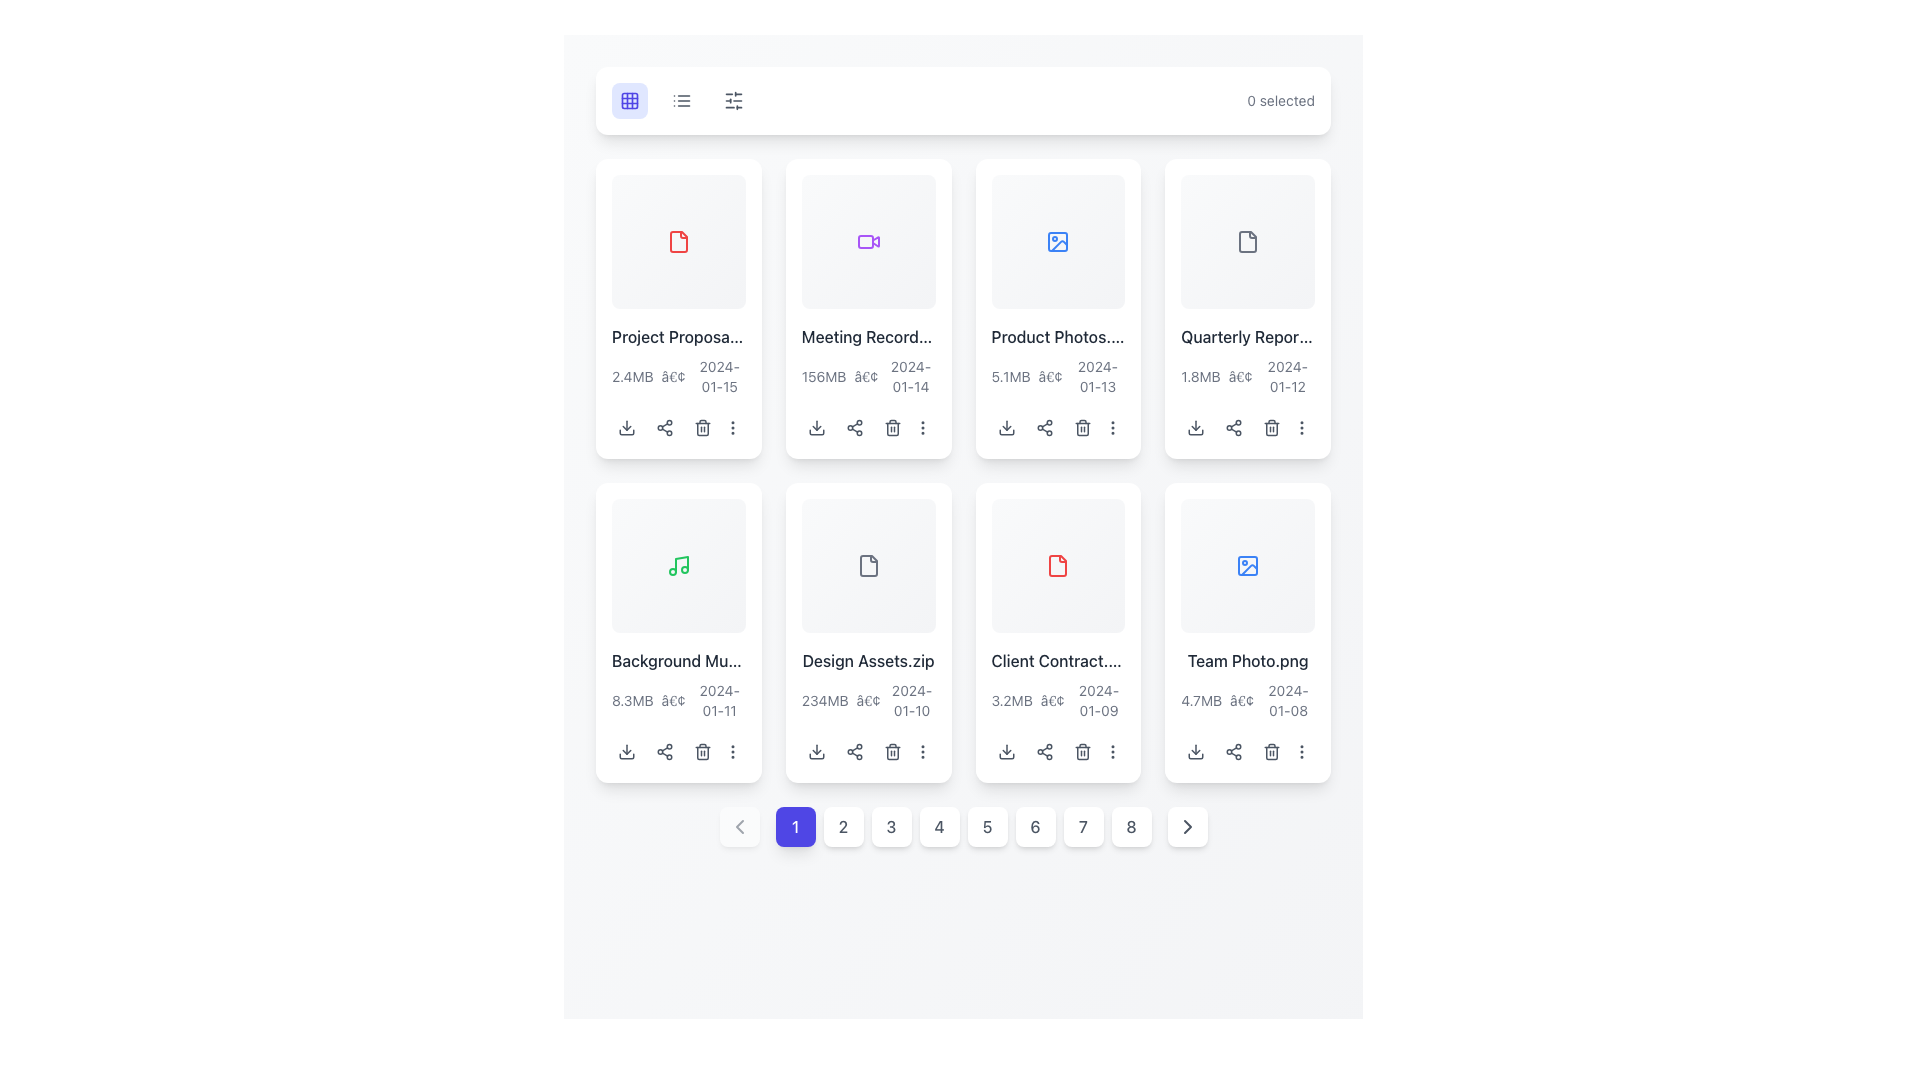 The height and width of the screenshot is (1080, 1920). Describe the element at coordinates (626, 751) in the screenshot. I see `the download icon button, which is a simple black outlined SVG depicting a downward arrow, located in the bottom-left section of the card for 'Background Music'` at that location.